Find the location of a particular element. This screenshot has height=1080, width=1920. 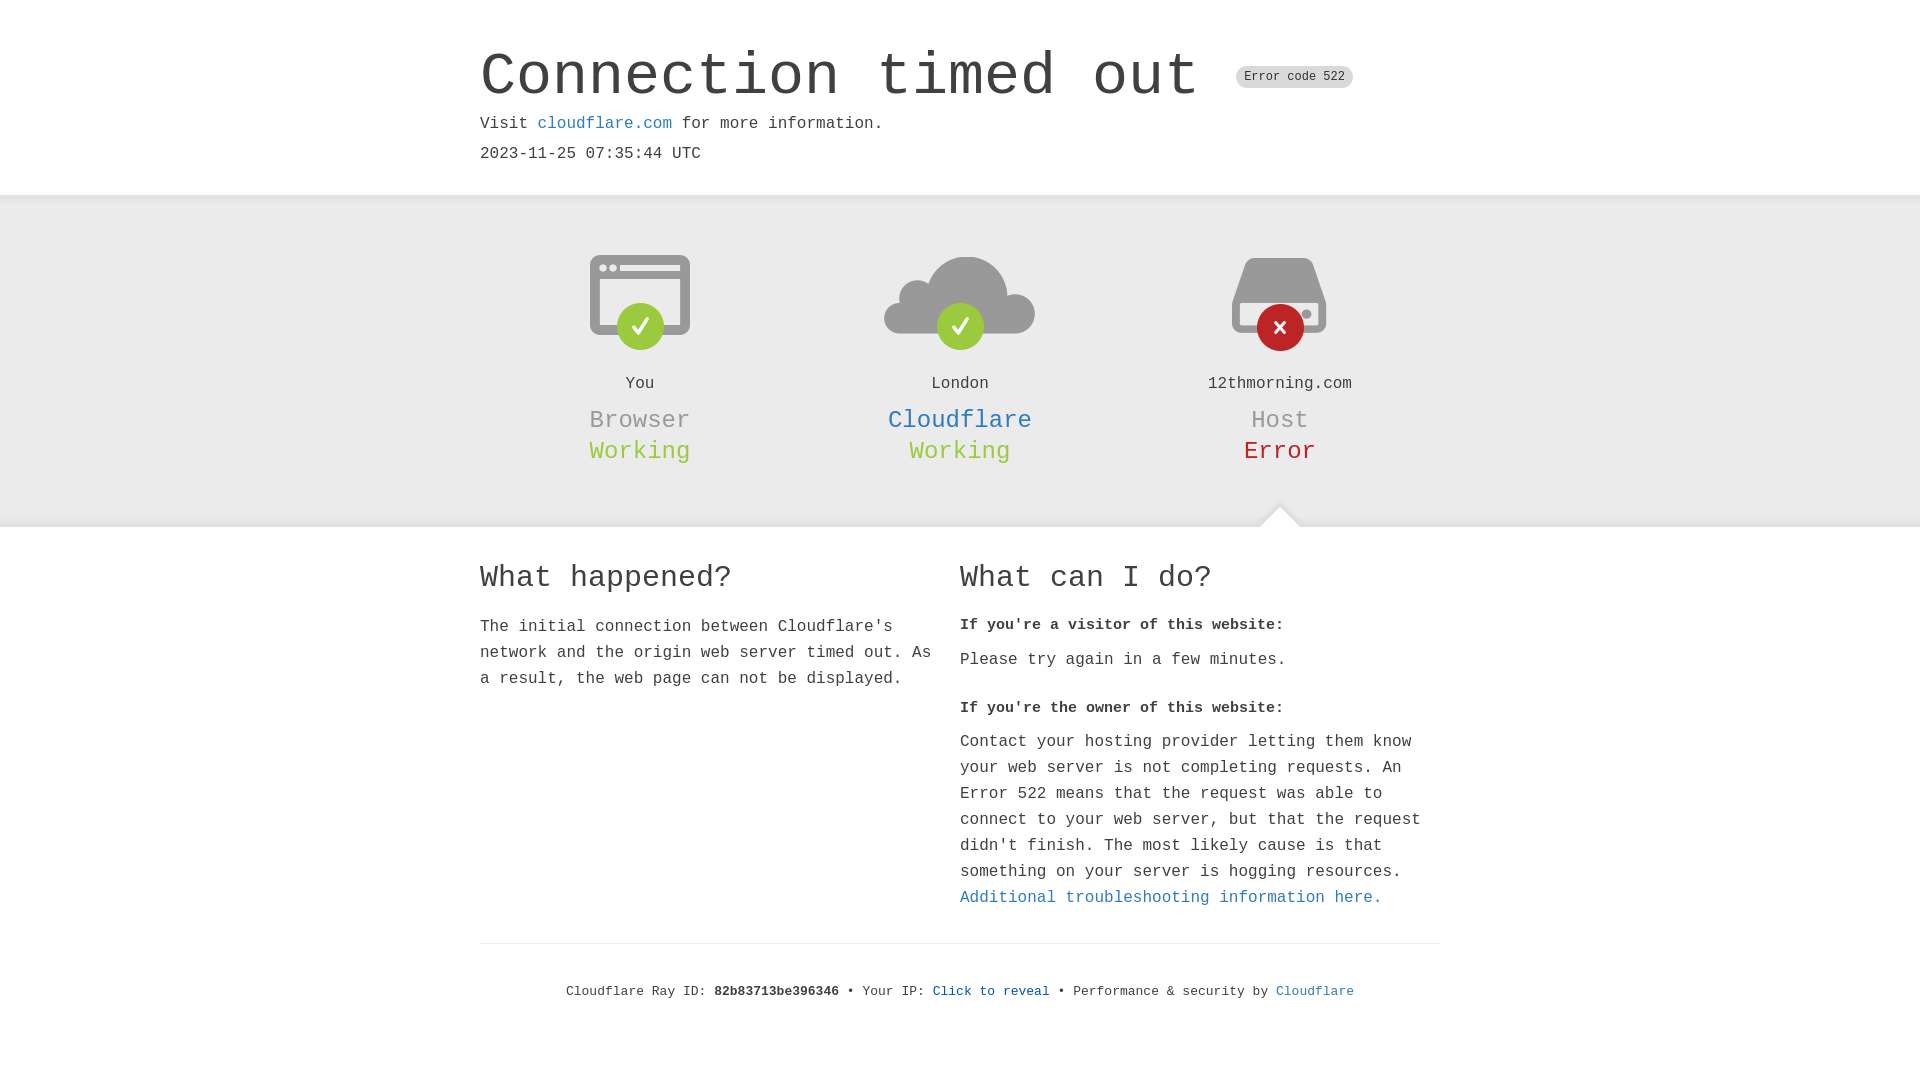

'Cloudflare' is located at coordinates (1315, 991).